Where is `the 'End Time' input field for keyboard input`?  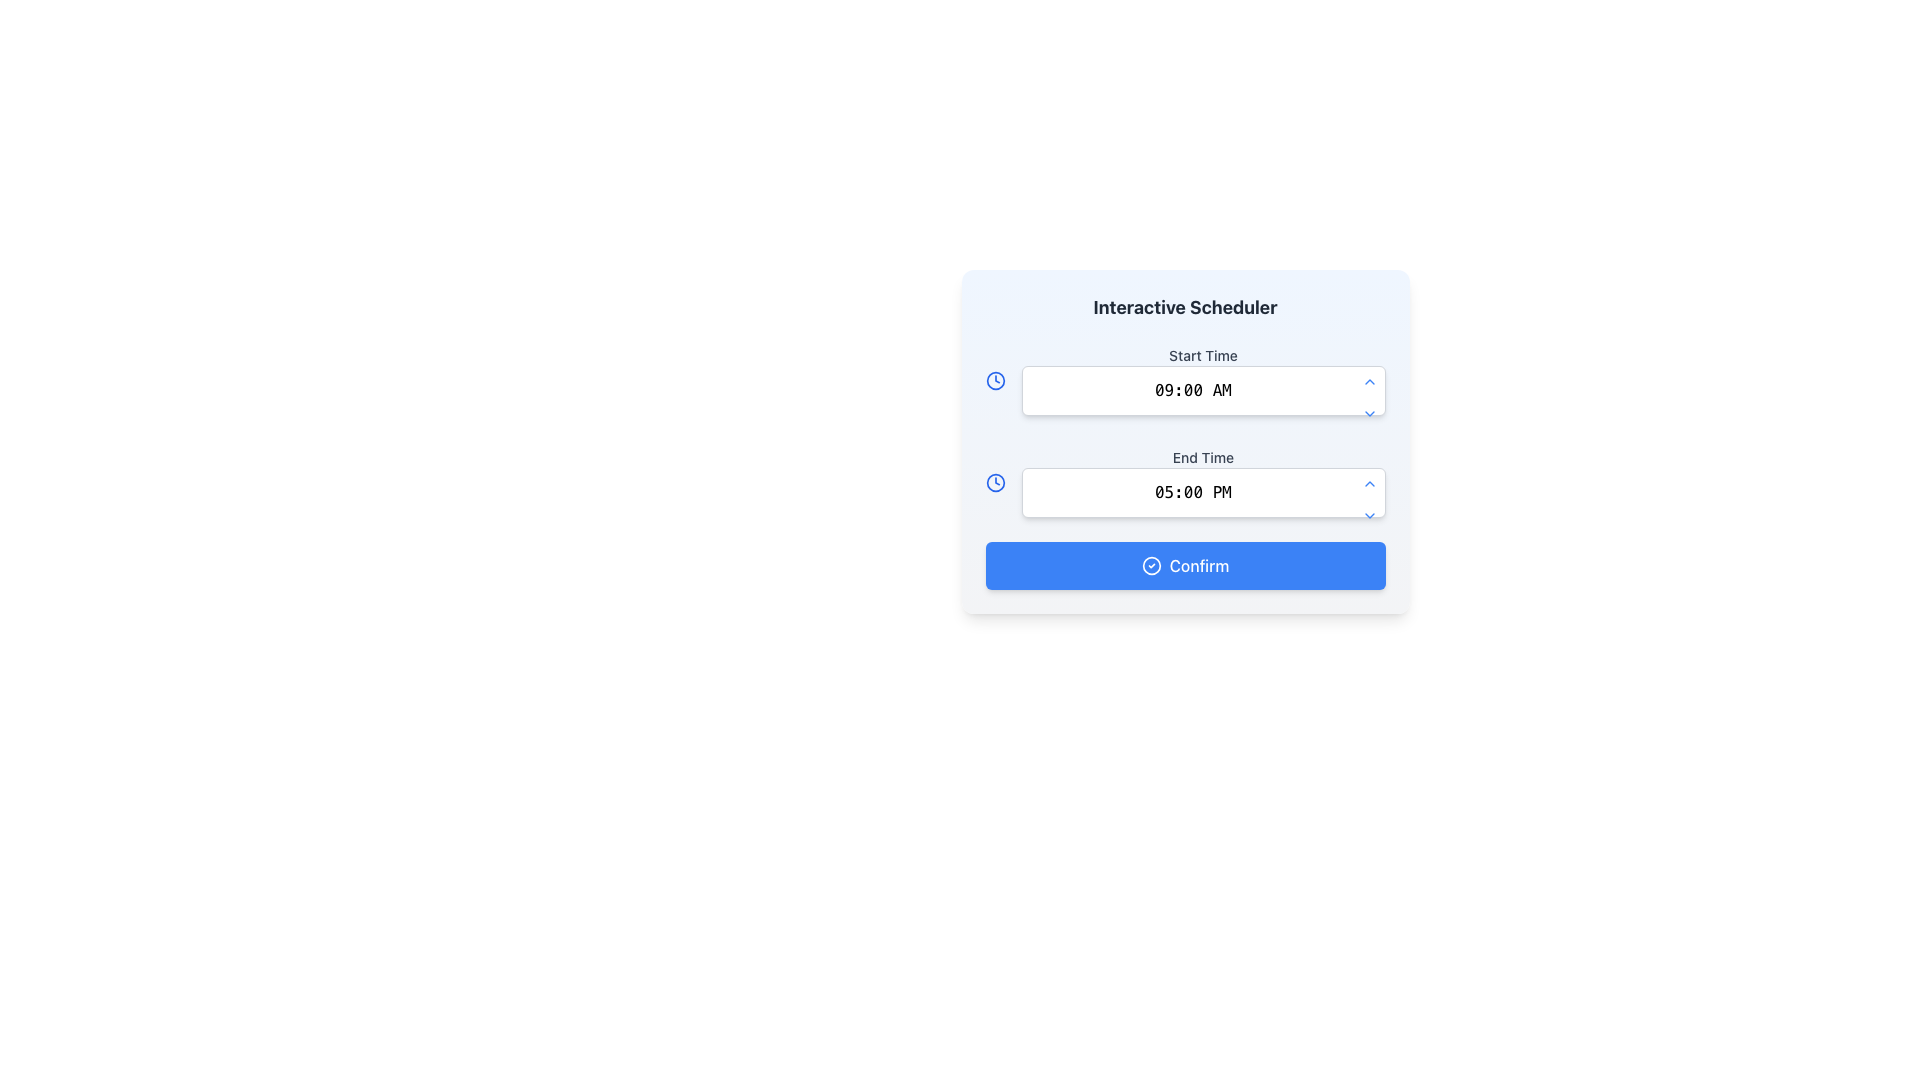
the 'End Time' input field for keyboard input is located at coordinates (1202, 482).